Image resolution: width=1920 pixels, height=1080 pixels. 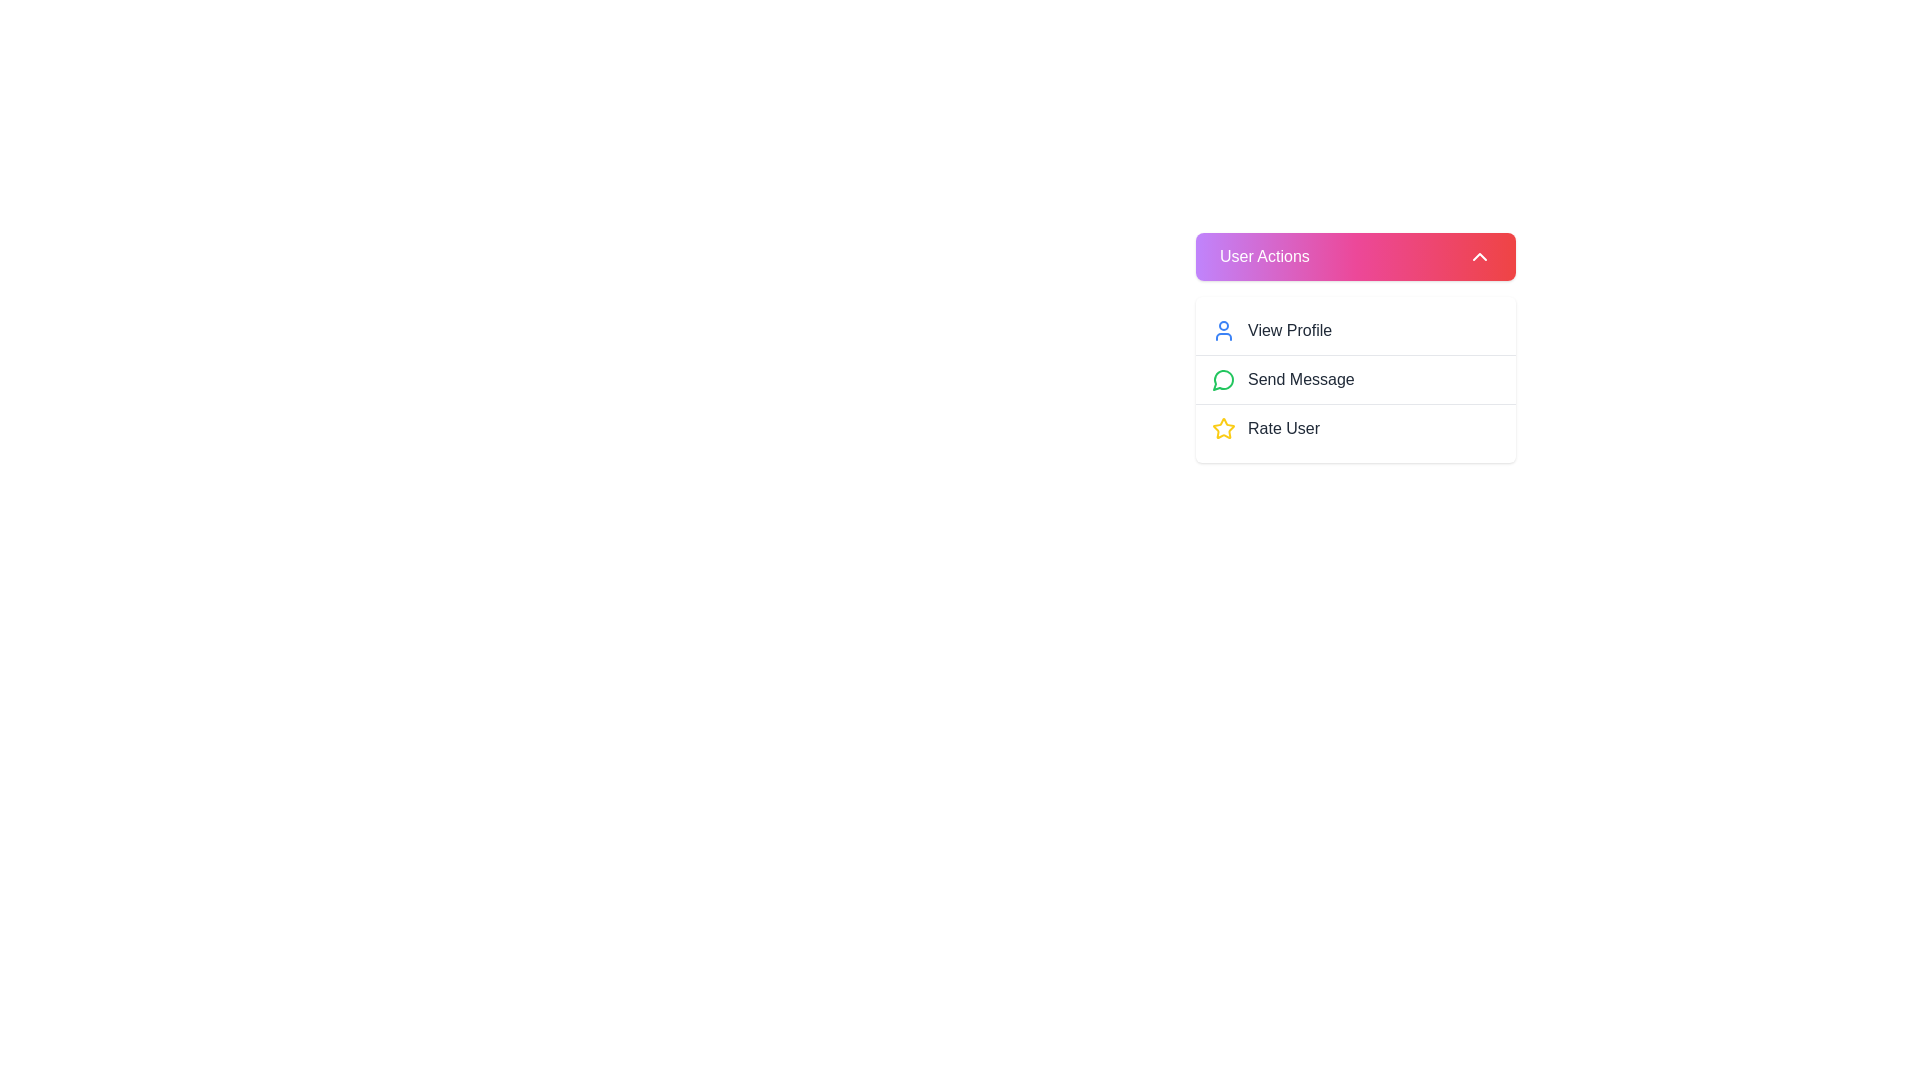 I want to click on the second button in the 'User Actions' section, which initiates a communication action, to receive potential UI feedback, so click(x=1356, y=379).